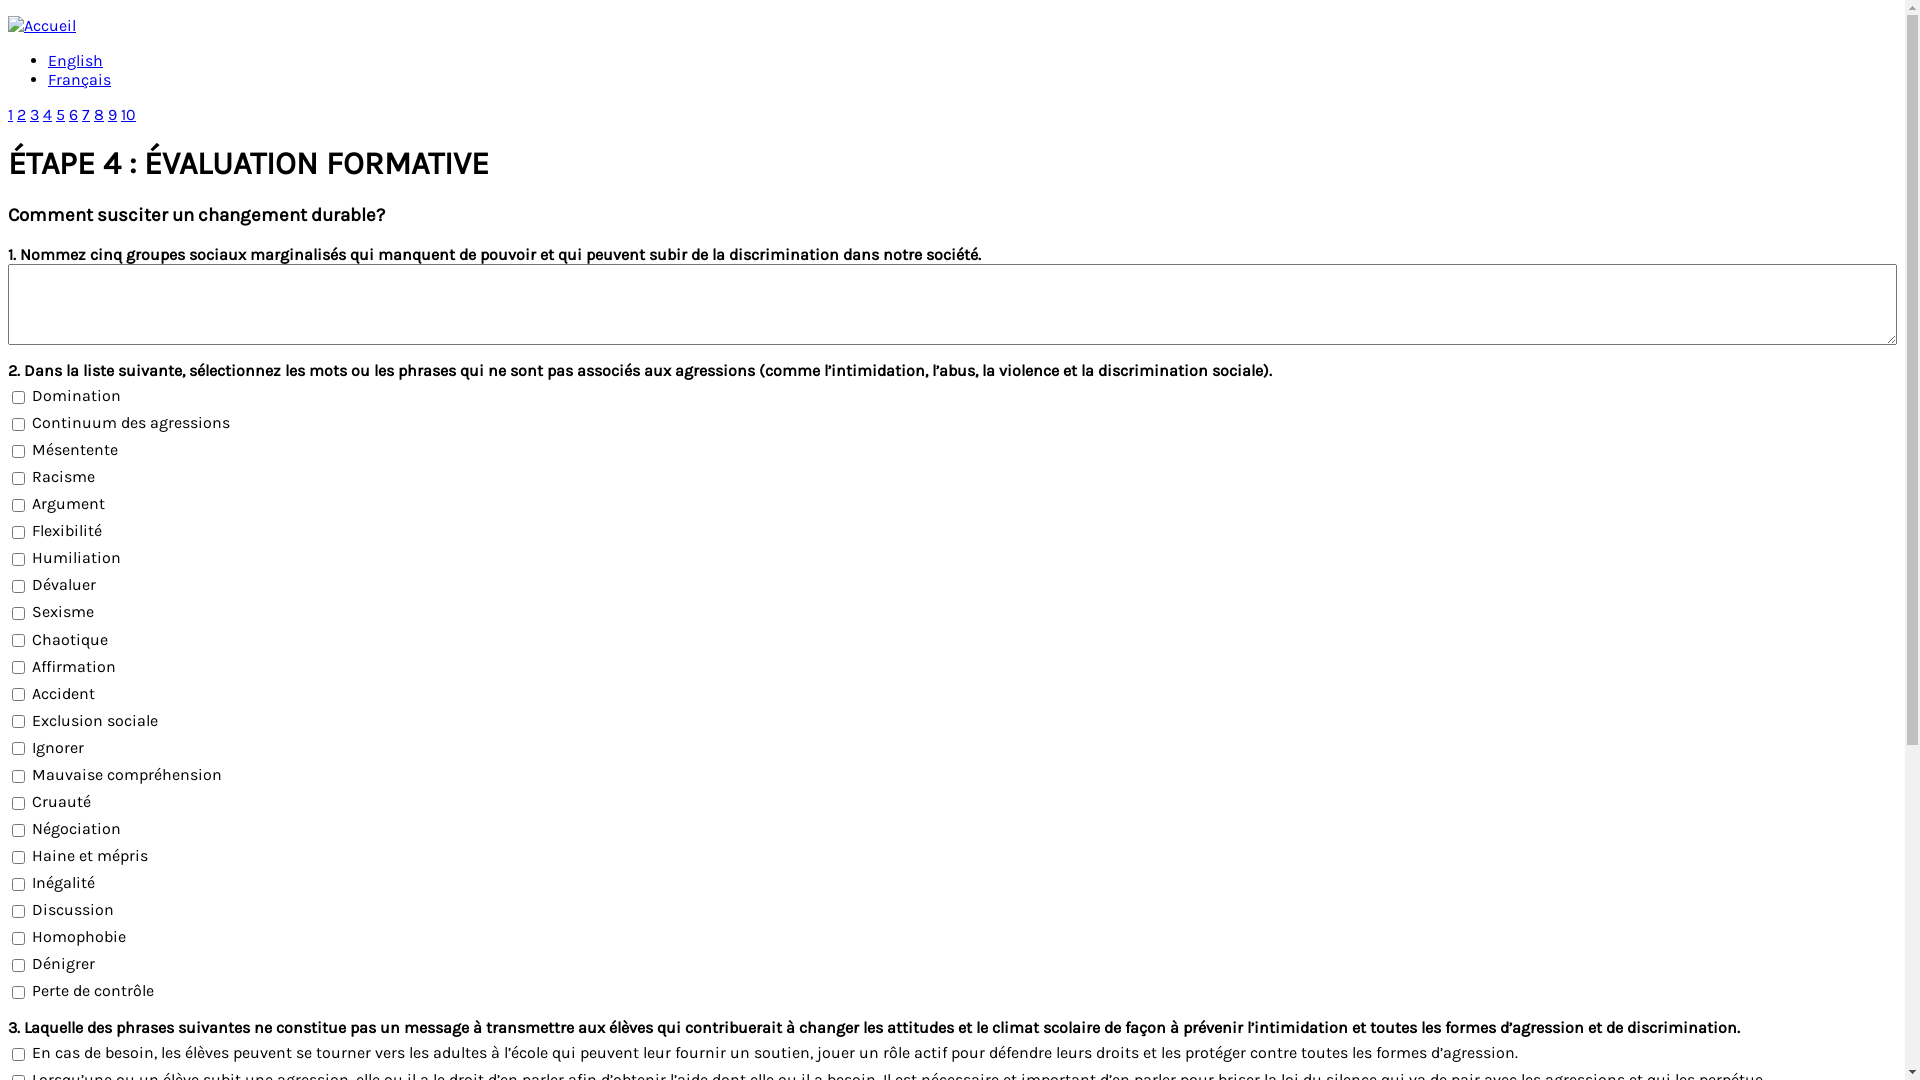 The image size is (1920, 1080). I want to click on '1', so click(10, 114).